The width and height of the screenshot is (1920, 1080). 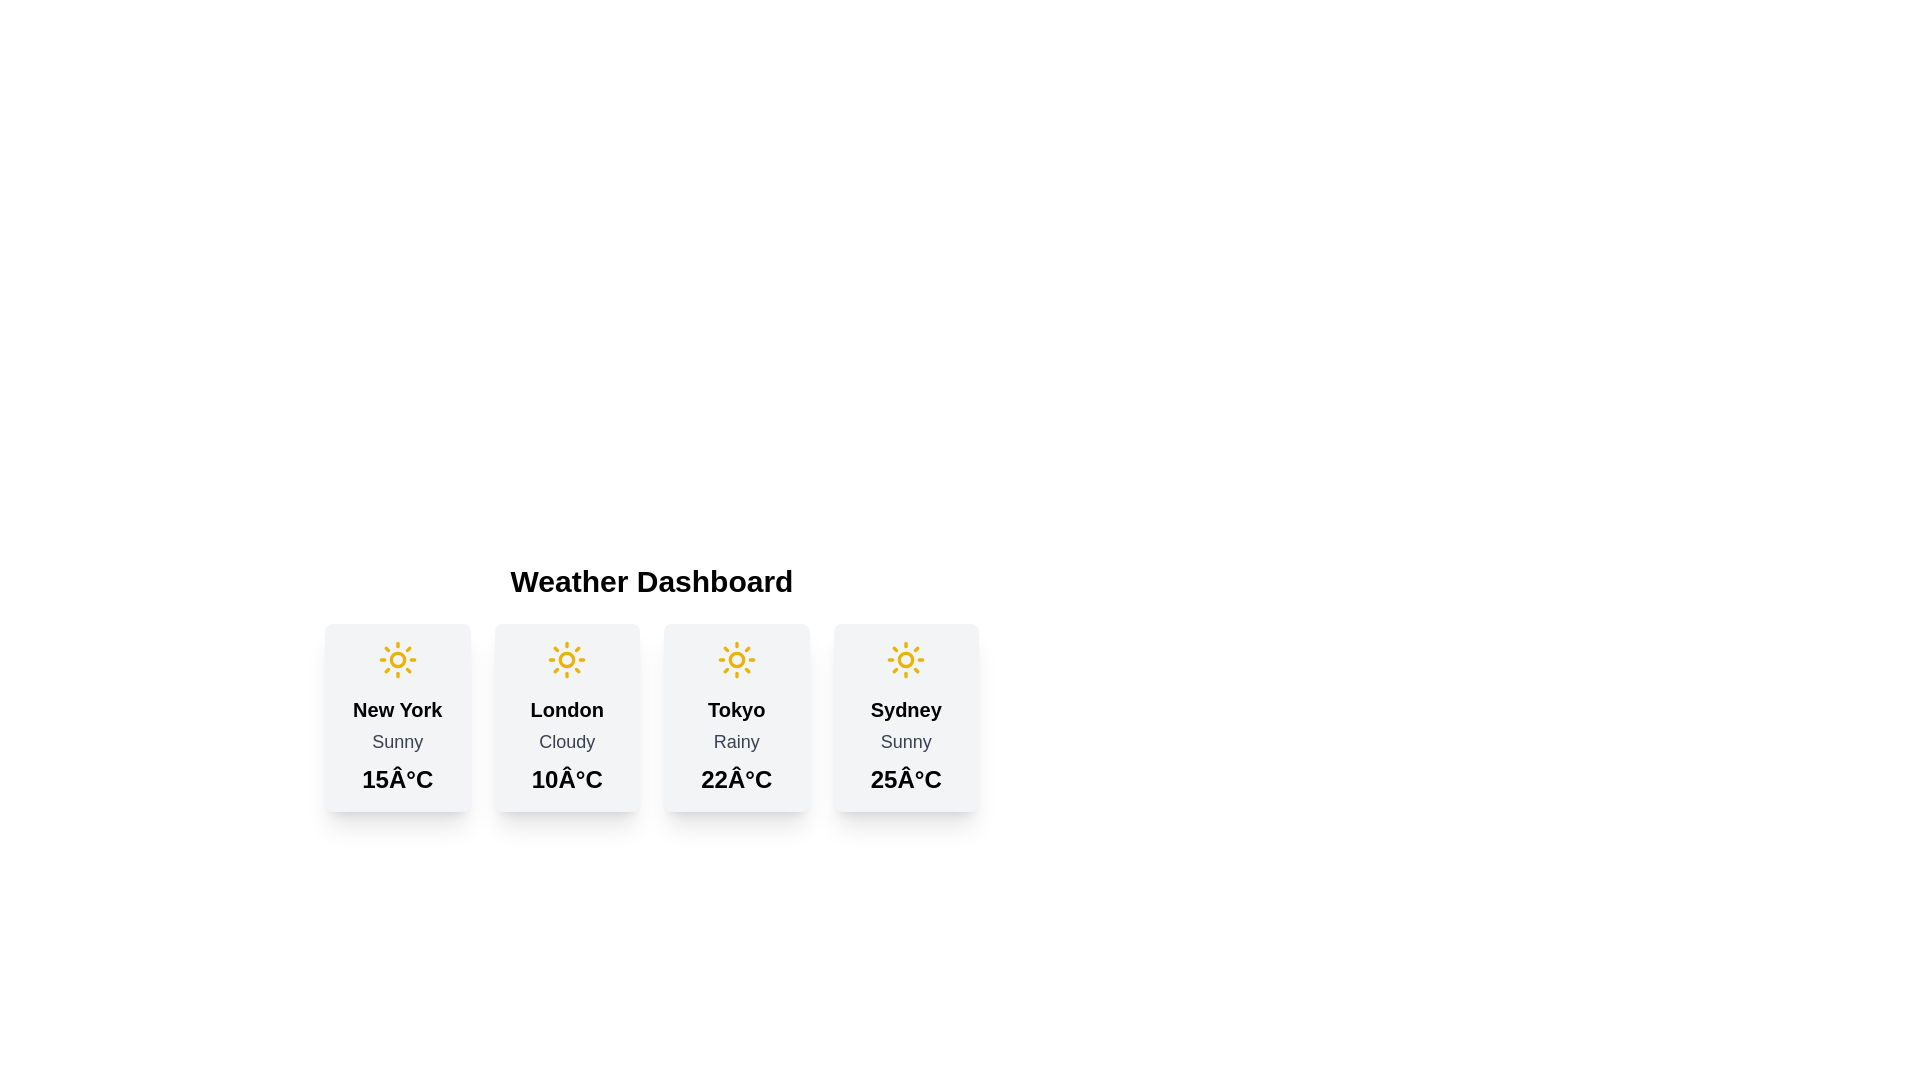 What do you see at coordinates (735, 778) in the screenshot?
I see `text displayed in the temperature label for Tokyo, which is located below the 'Rainy' text within the weather card` at bounding box center [735, 778].